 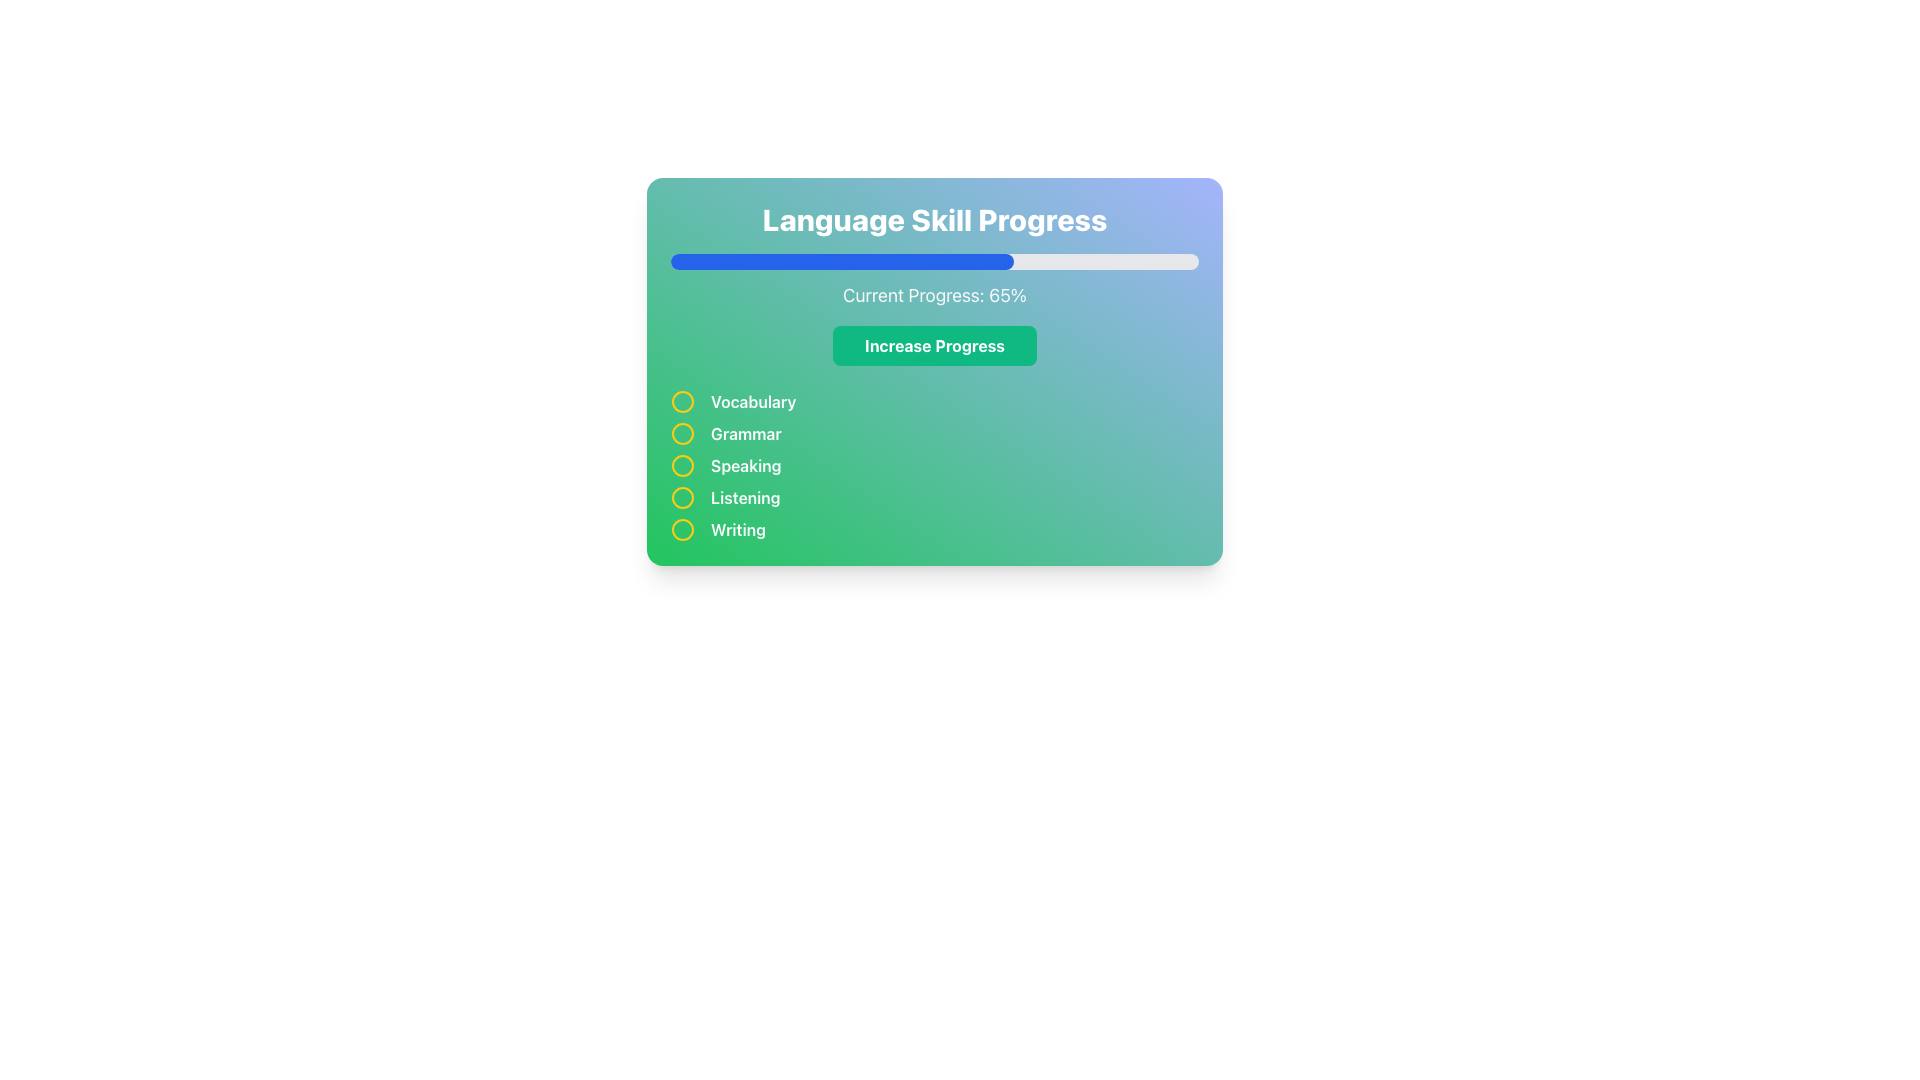 What do you see at coordinates (682, 496) in the screenshot?
I see `the state of the fourth circular icon in the list, which has a yellow outline and is located beneath the 'Listening' label` at bounding box center [682, 496].